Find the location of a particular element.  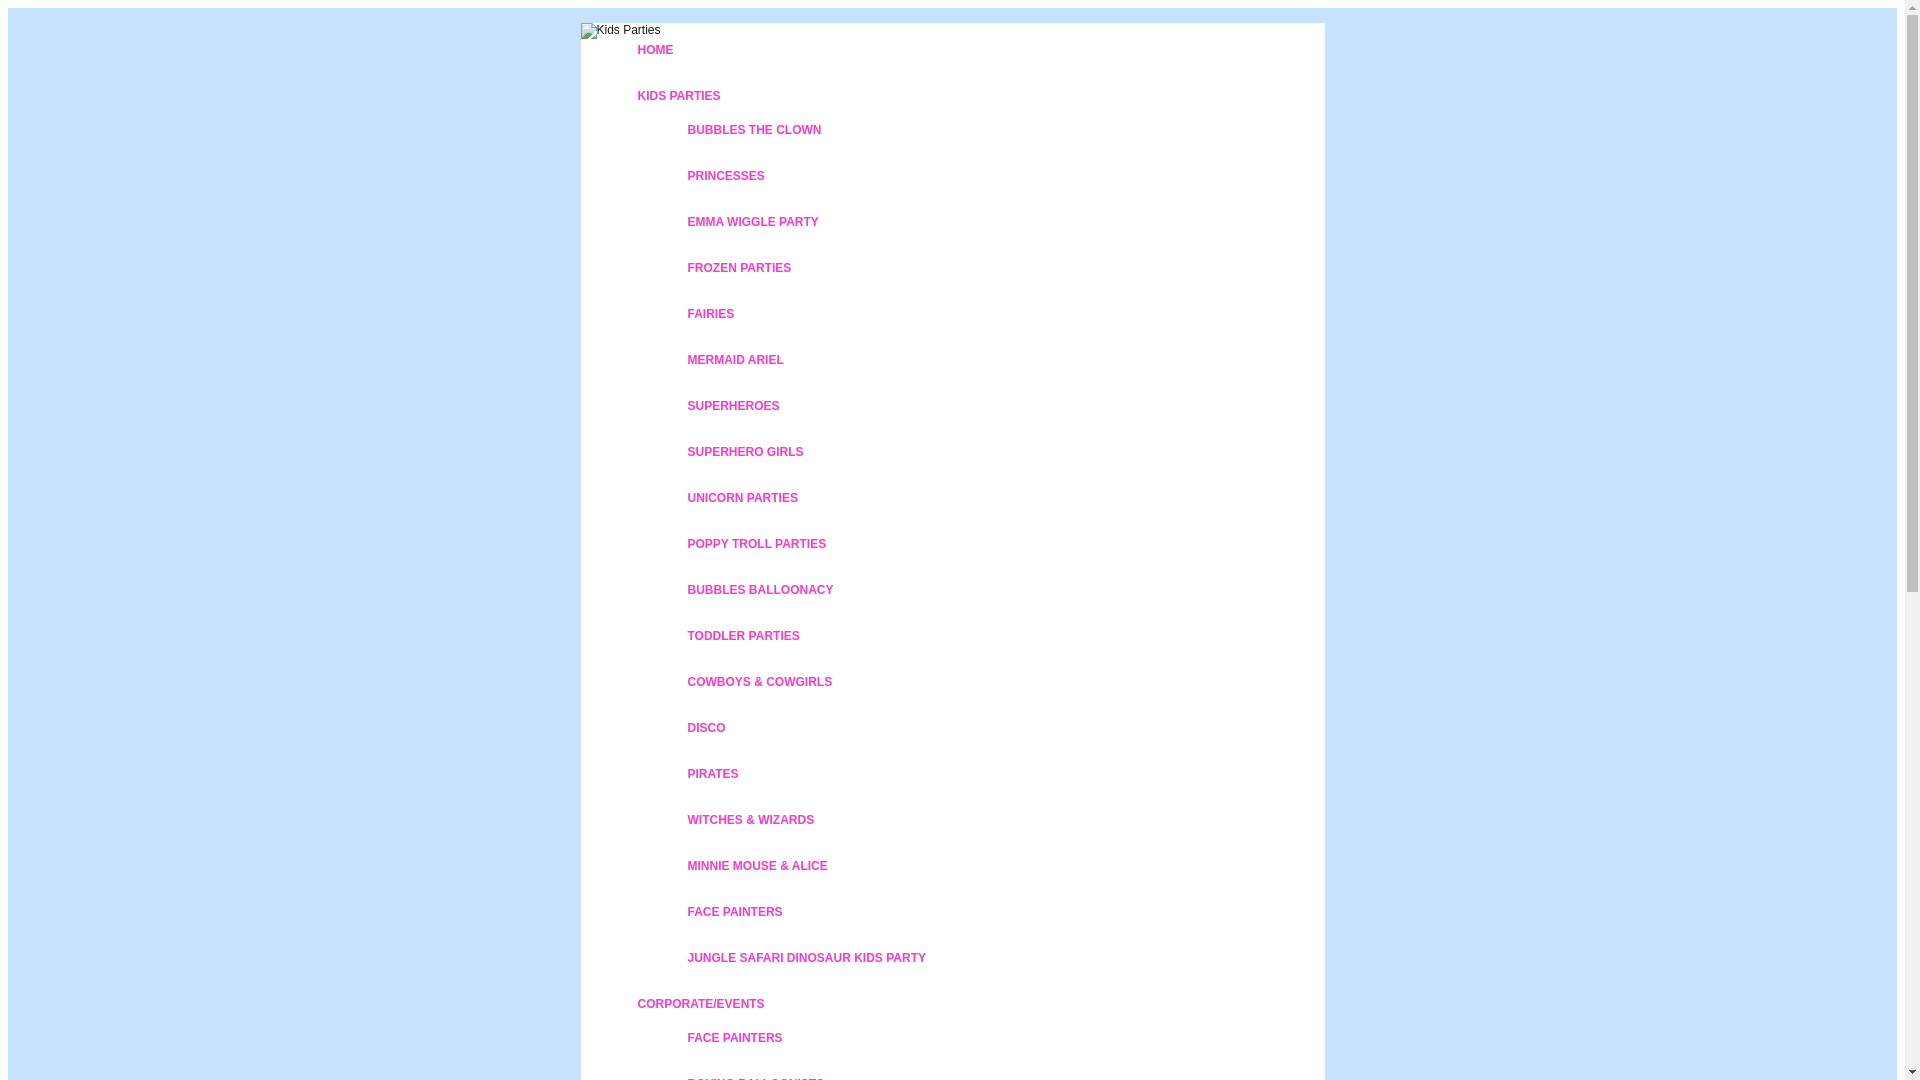

'PIRATES' is located at coordinates (712, 773).